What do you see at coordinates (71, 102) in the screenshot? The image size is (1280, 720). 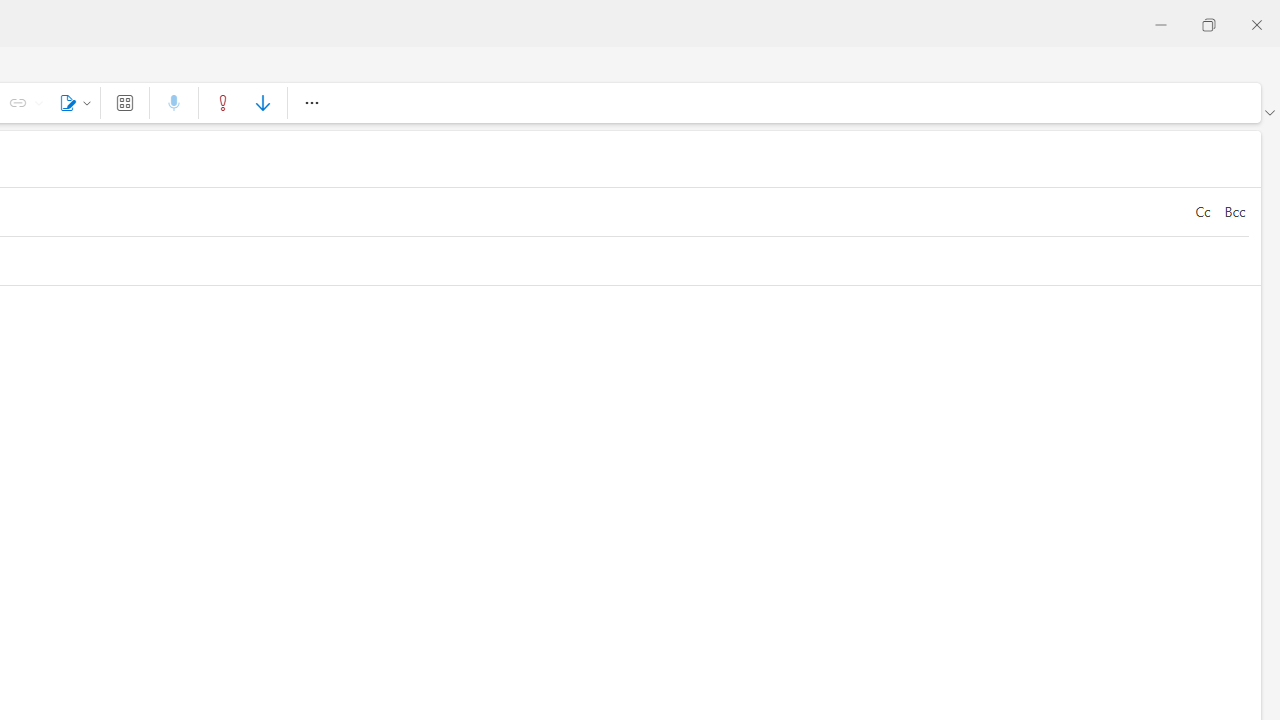 I see `'Signature'` at bounding box center [71, 102].